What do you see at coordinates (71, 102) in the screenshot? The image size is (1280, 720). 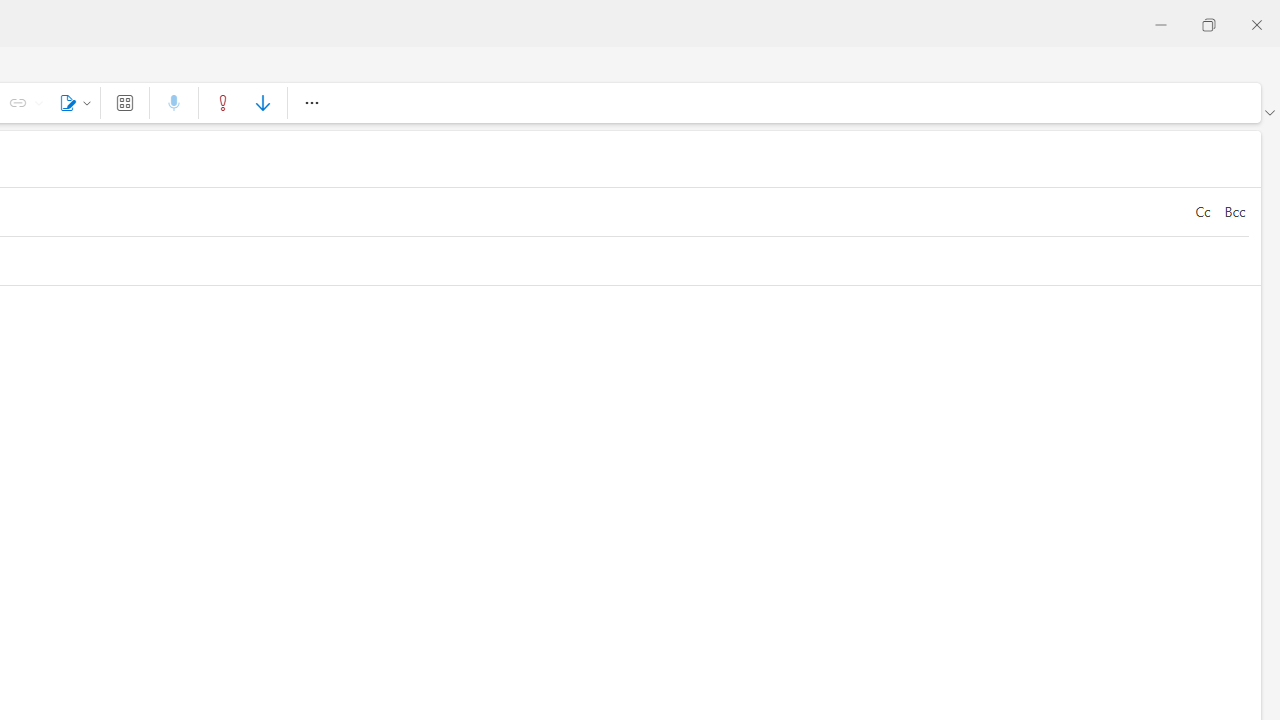 I see `'Signature'` at bounding box center [71, 102].